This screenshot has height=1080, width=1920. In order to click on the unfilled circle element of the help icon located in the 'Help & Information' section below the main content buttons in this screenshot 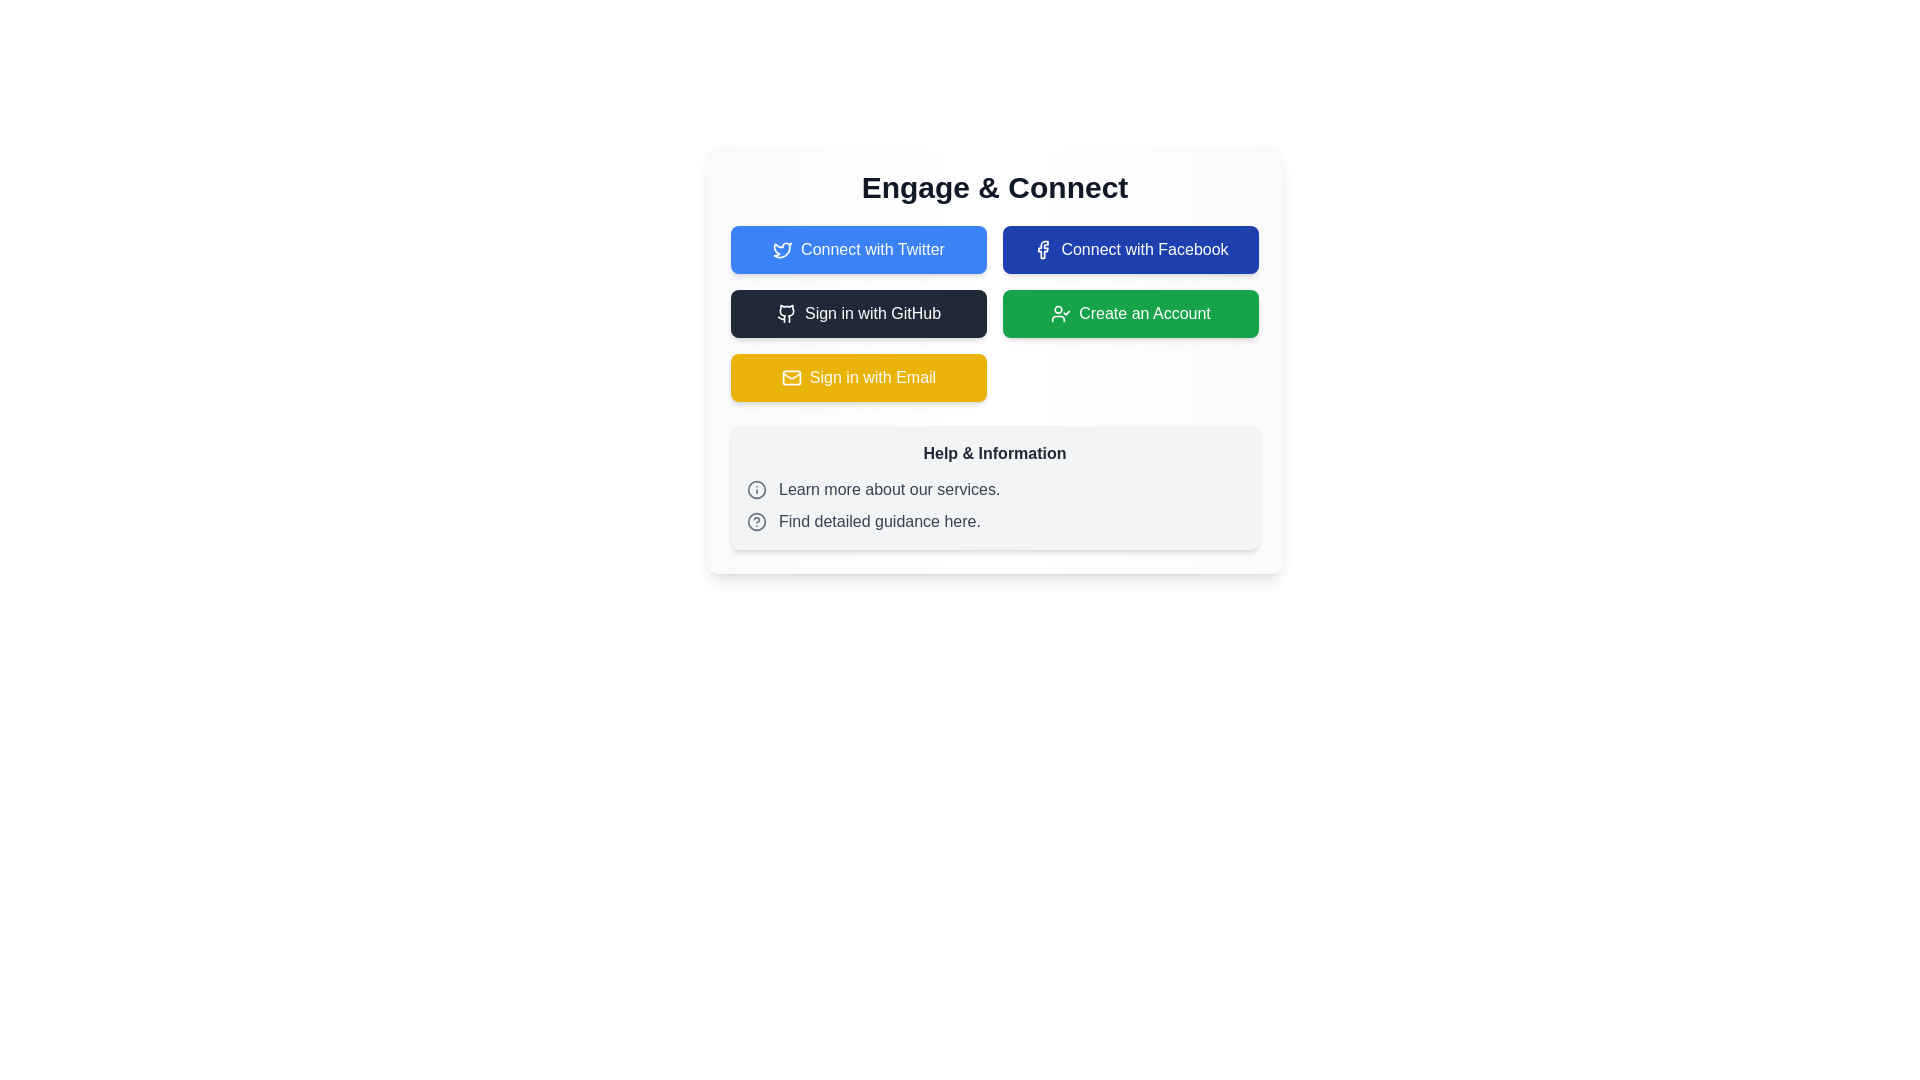, I will do `click(756, 520)`.